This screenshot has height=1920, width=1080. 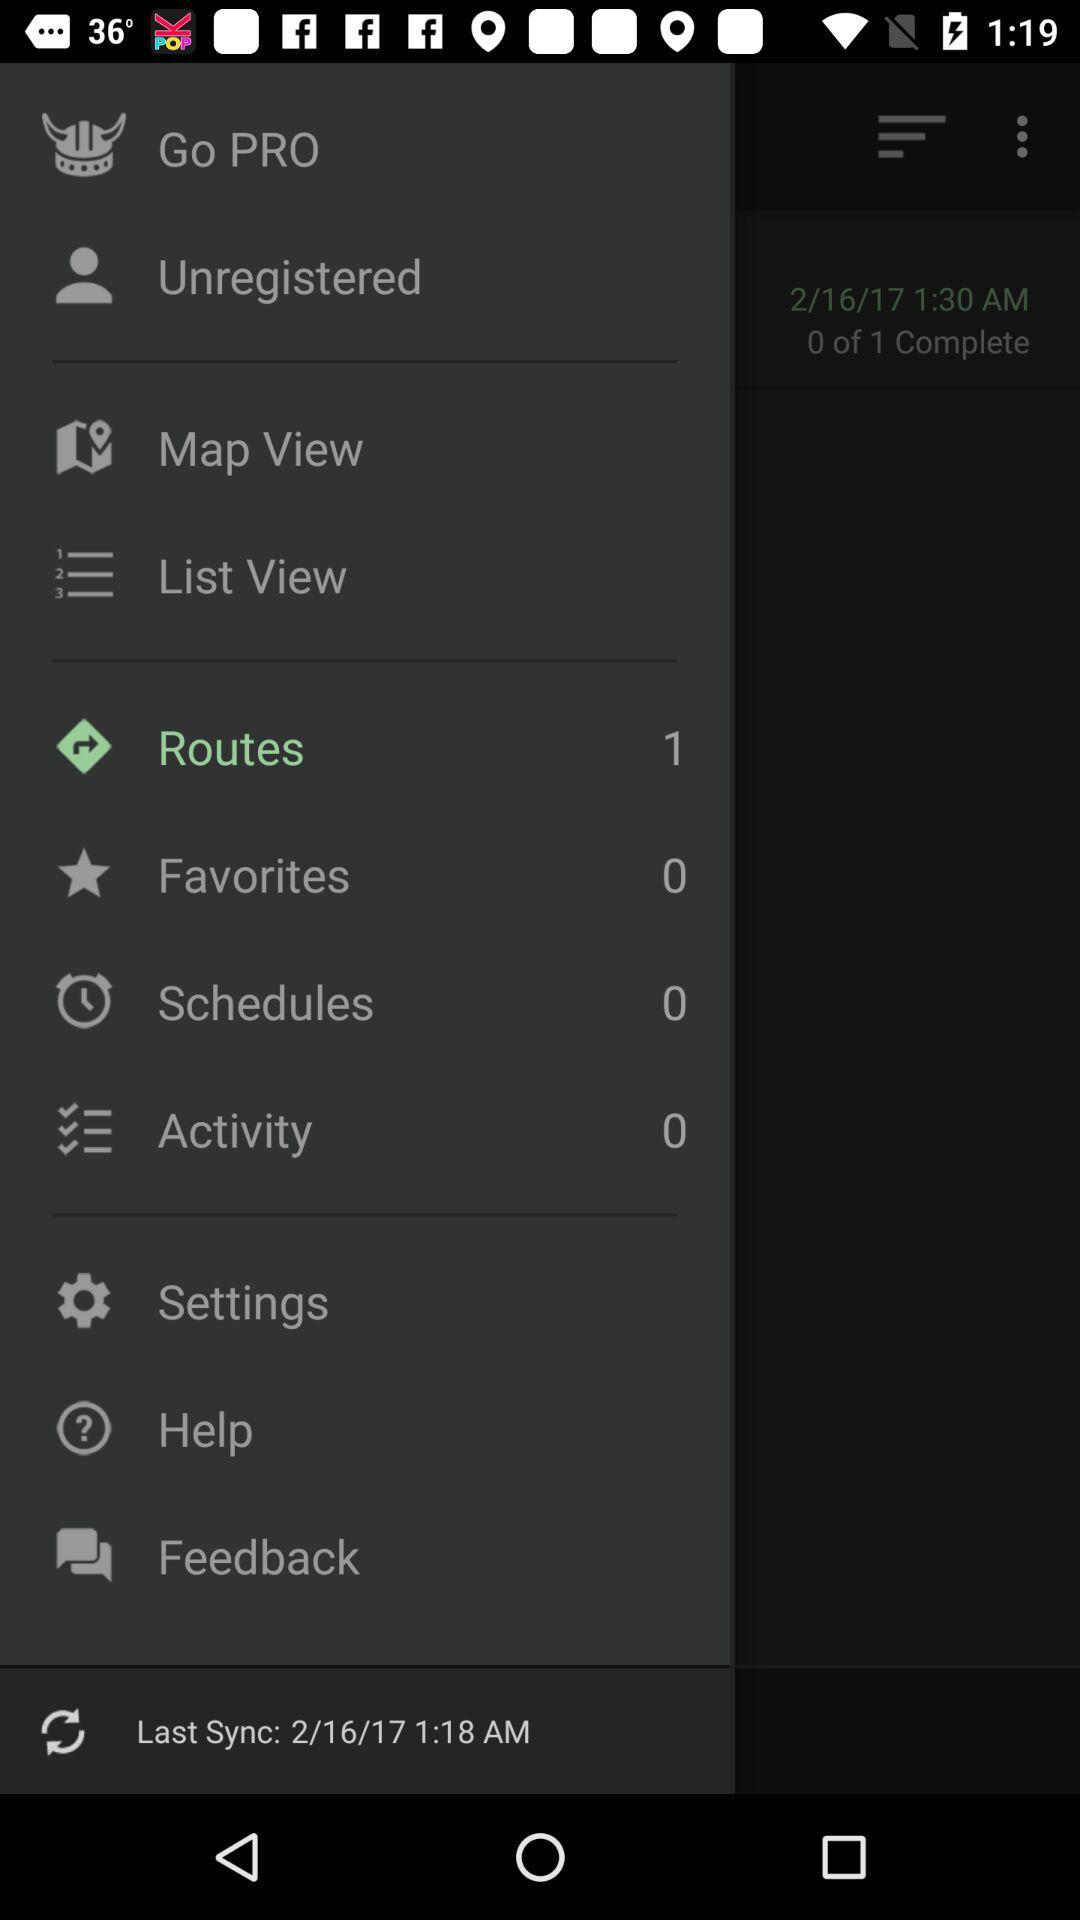 What do you see at coordinates (416, 1300) in the screenshot?
I see `settings` at bounding box center [416, 1300].